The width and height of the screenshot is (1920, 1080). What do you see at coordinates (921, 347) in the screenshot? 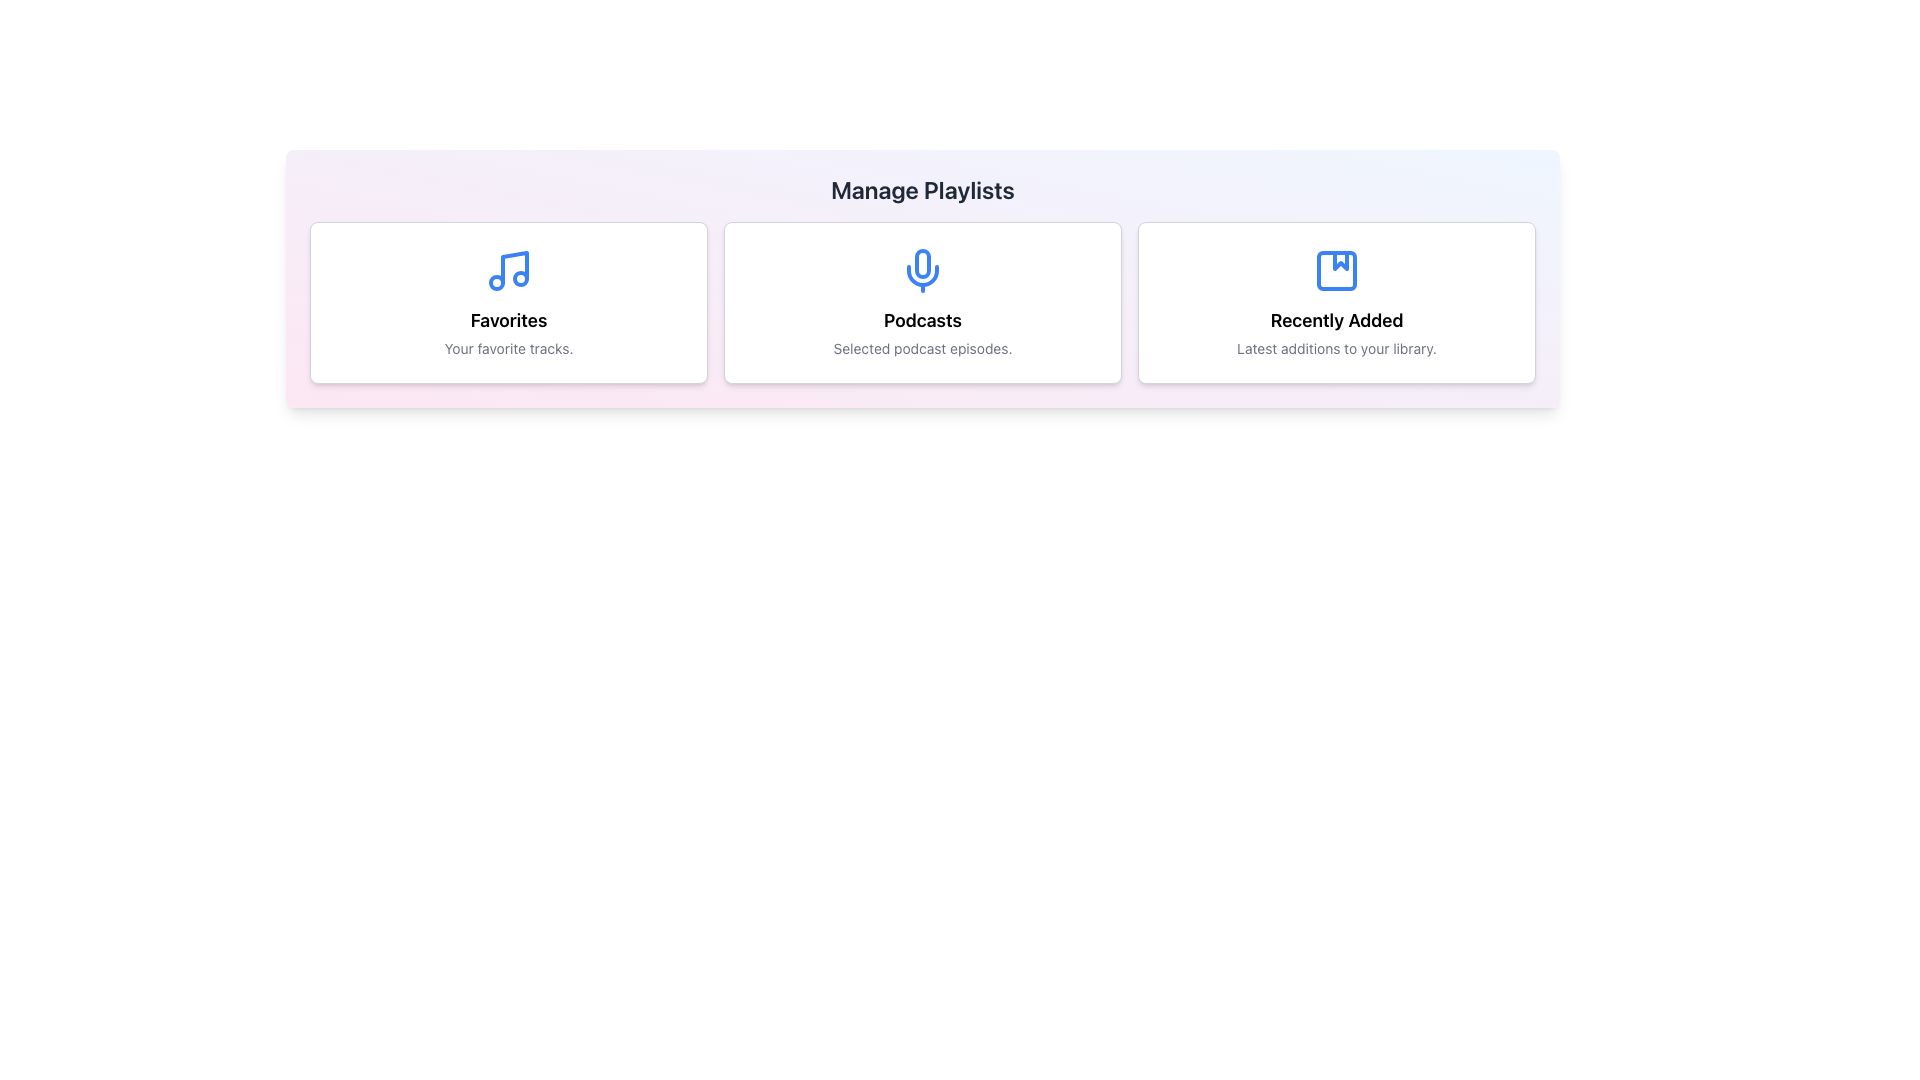
I see `descriptive text label located below the 'Podcasts' title in the second card of a horizontal set of three` at bounding box center [921, 347].